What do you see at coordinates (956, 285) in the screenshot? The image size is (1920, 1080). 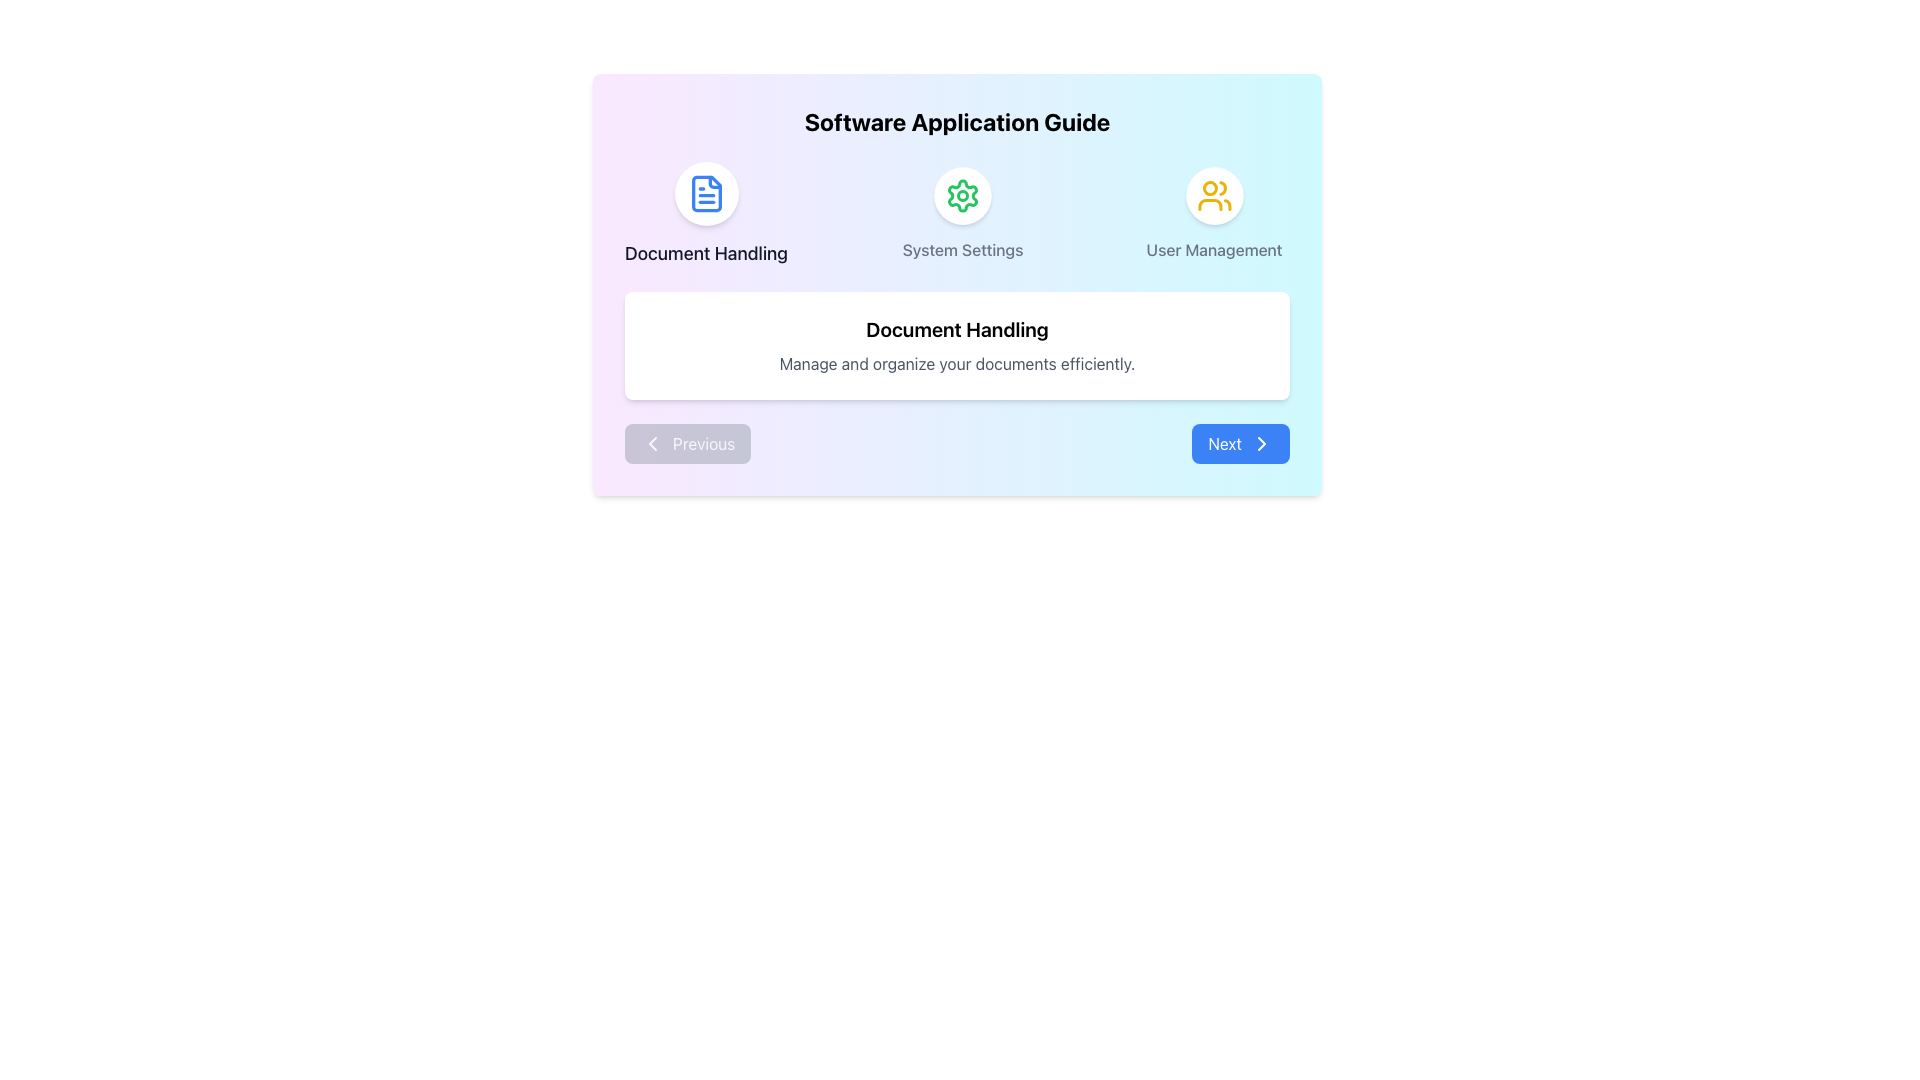 I see `the centrally positioned informational section that serves as a guide segment, displaying a title and description, with navigation options below` at bounding box center [956, 285].